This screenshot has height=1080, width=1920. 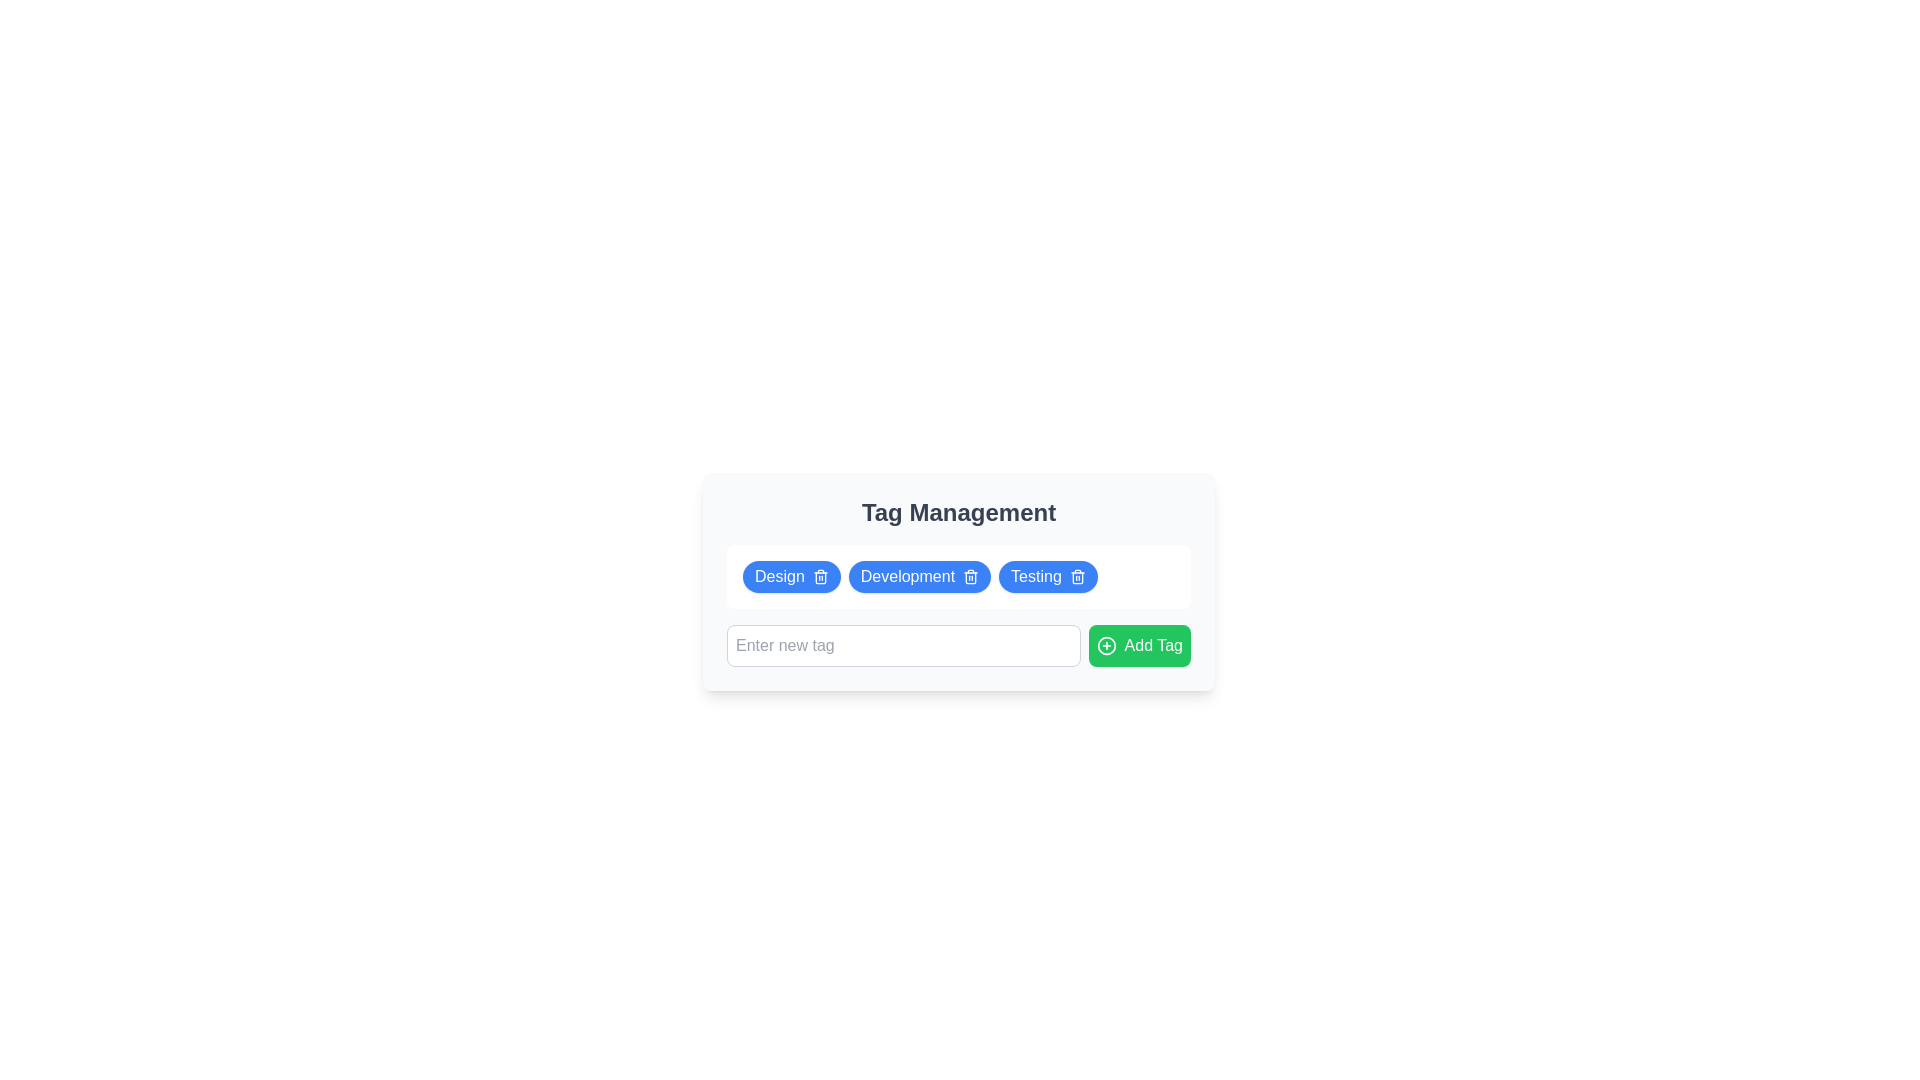 I want to click on the text label displaying 'Testing' within the blue tag component in the 'Tag Management' interface, so click(x=1036, y=577).